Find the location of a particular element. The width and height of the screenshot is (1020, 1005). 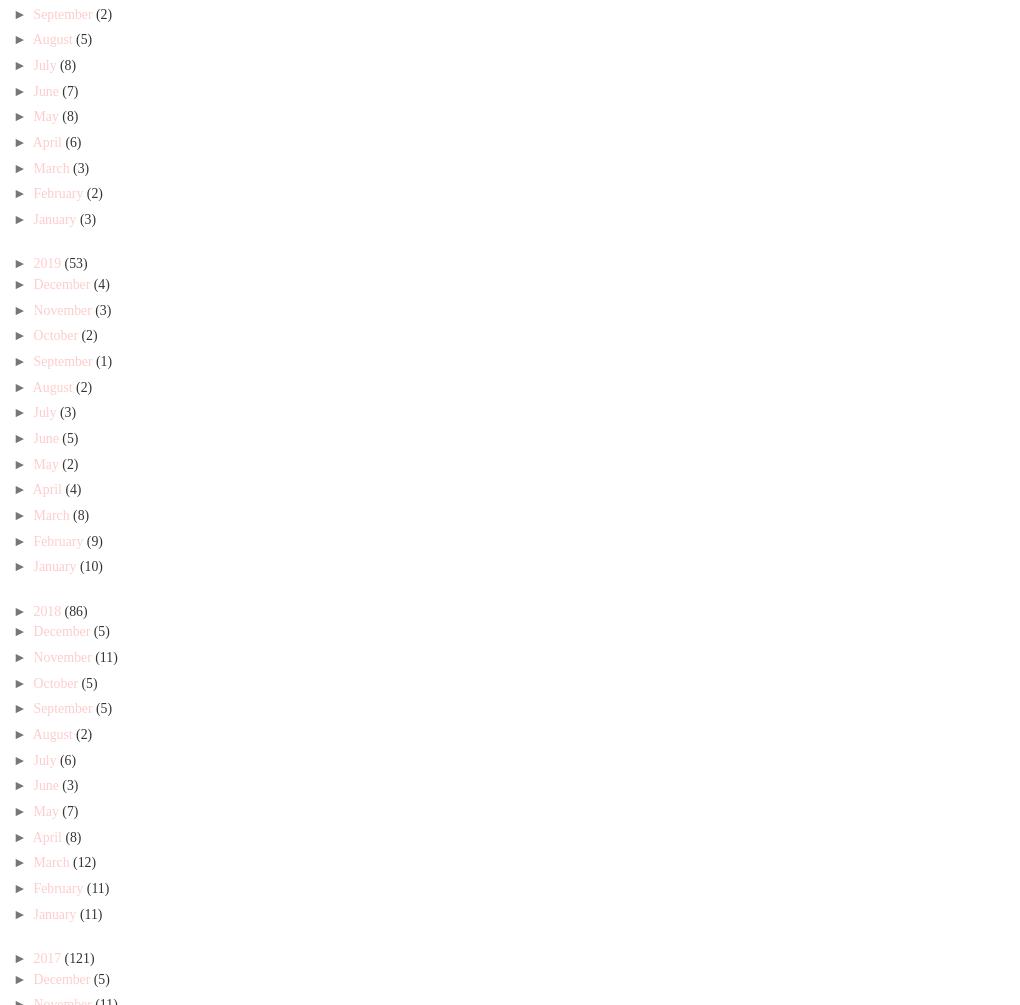

'(1)' is located at coordinates (103, 360).